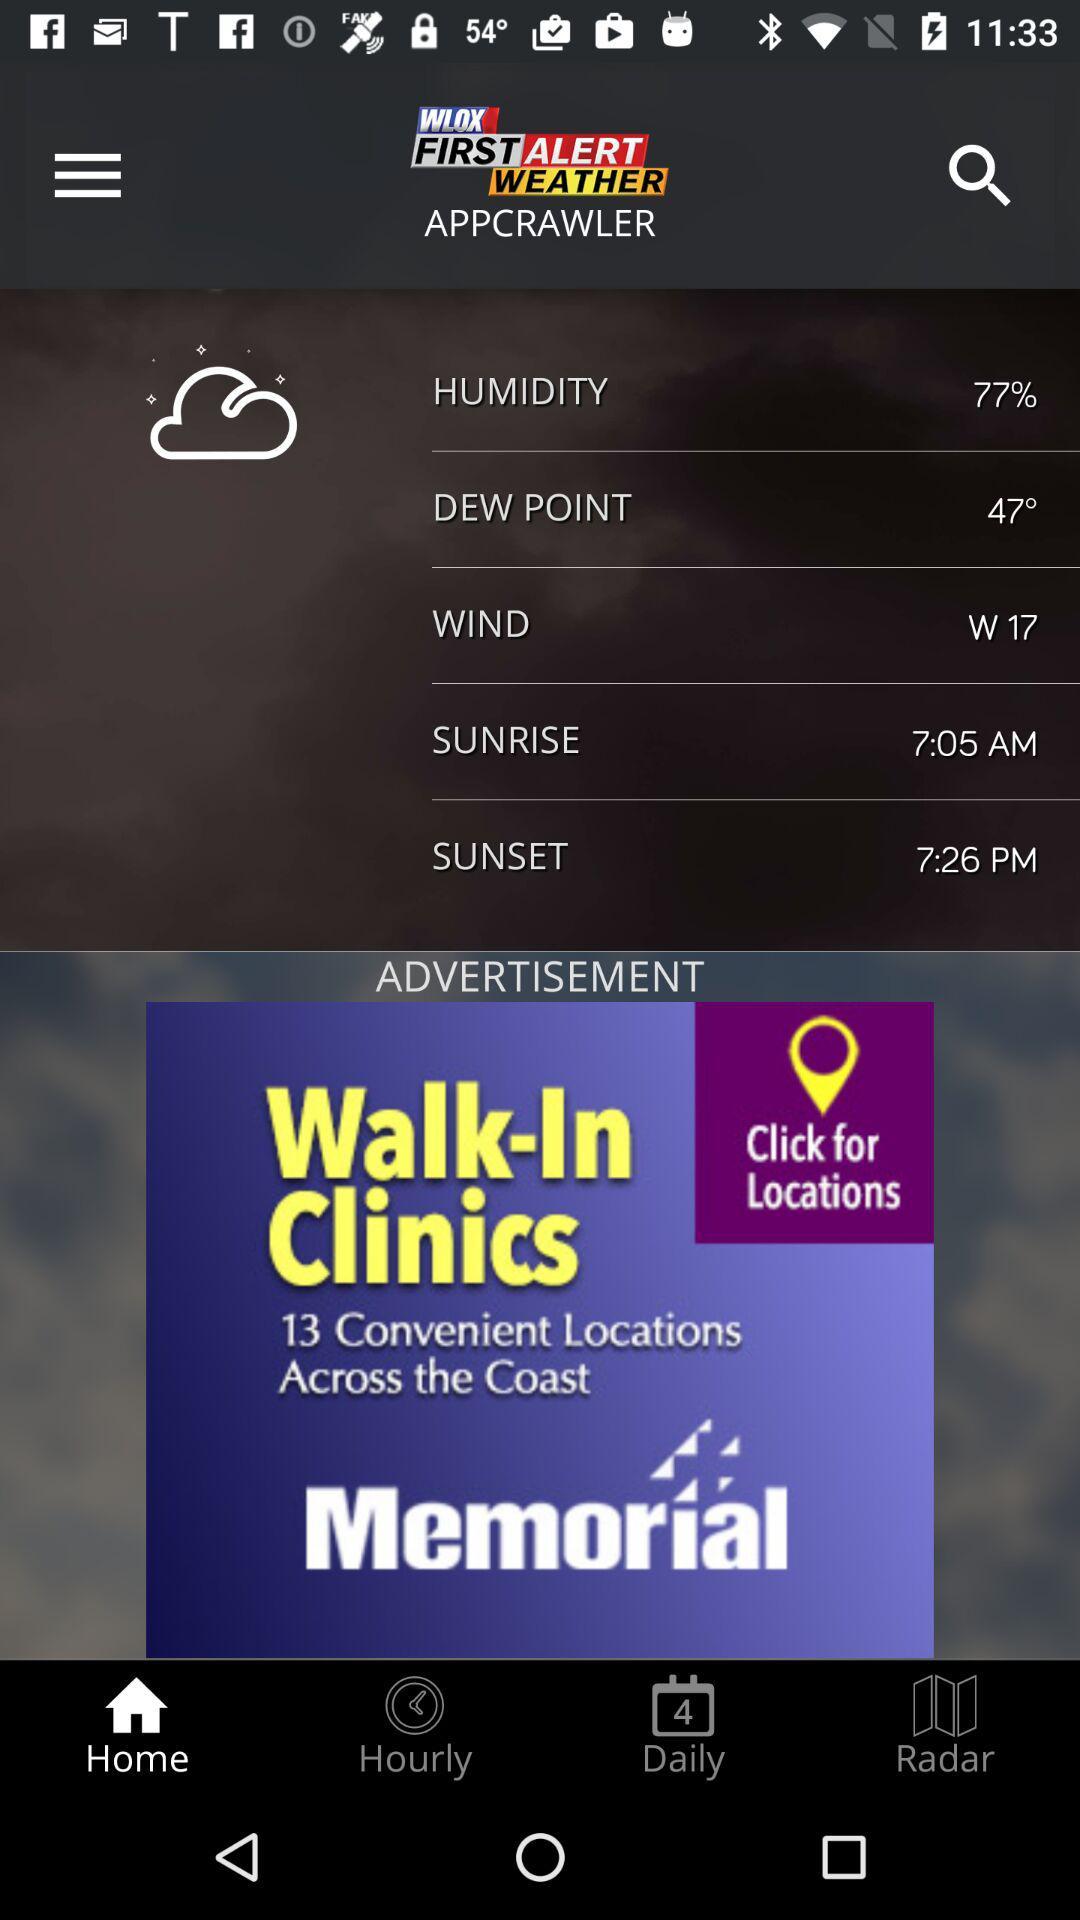  Describe the element at coordinates (682, 1726) in the screenshot. I see `the daily calender at the bottom of the page` at that location.